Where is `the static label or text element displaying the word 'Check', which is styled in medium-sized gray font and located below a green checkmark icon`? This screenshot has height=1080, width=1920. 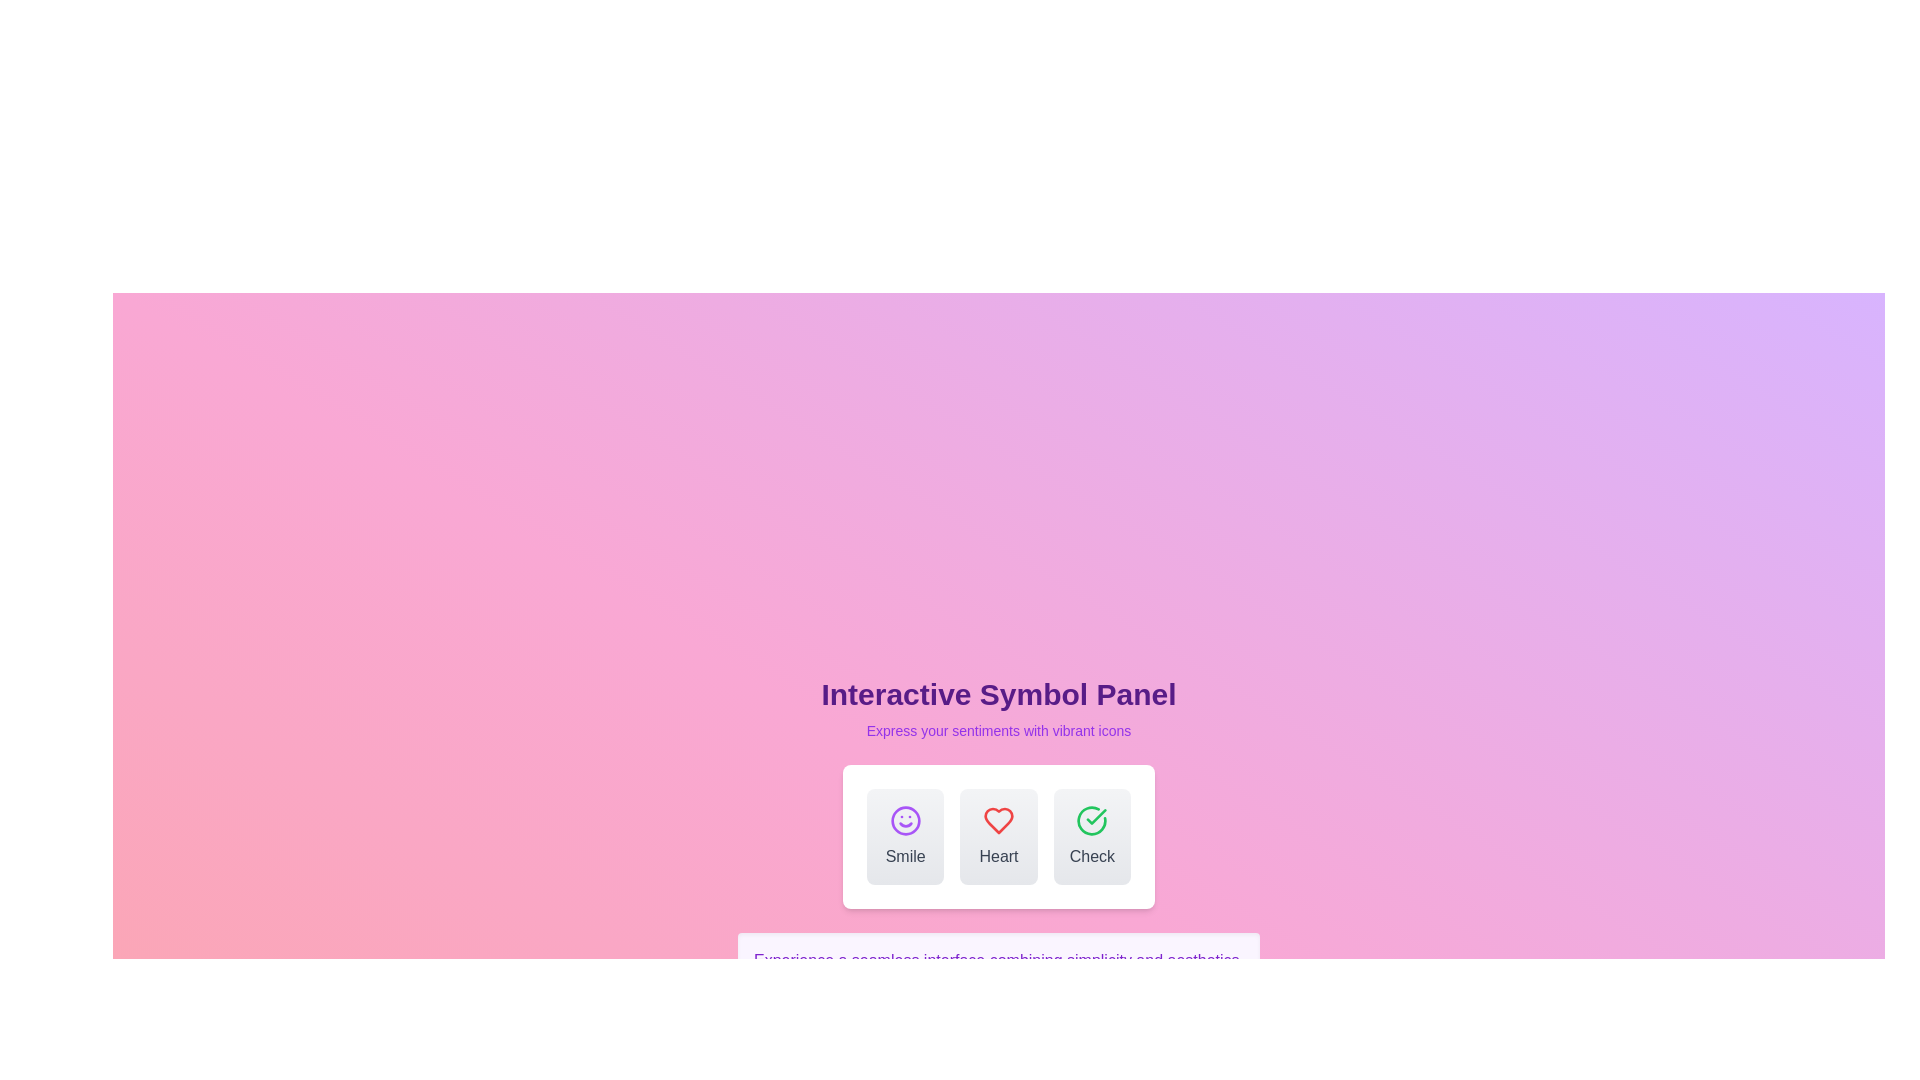
the static label or text element displaying the word 'Check', which is styled in medium-sized gray font and located below a green checkmark icon is located at coordinates (1091, 855).